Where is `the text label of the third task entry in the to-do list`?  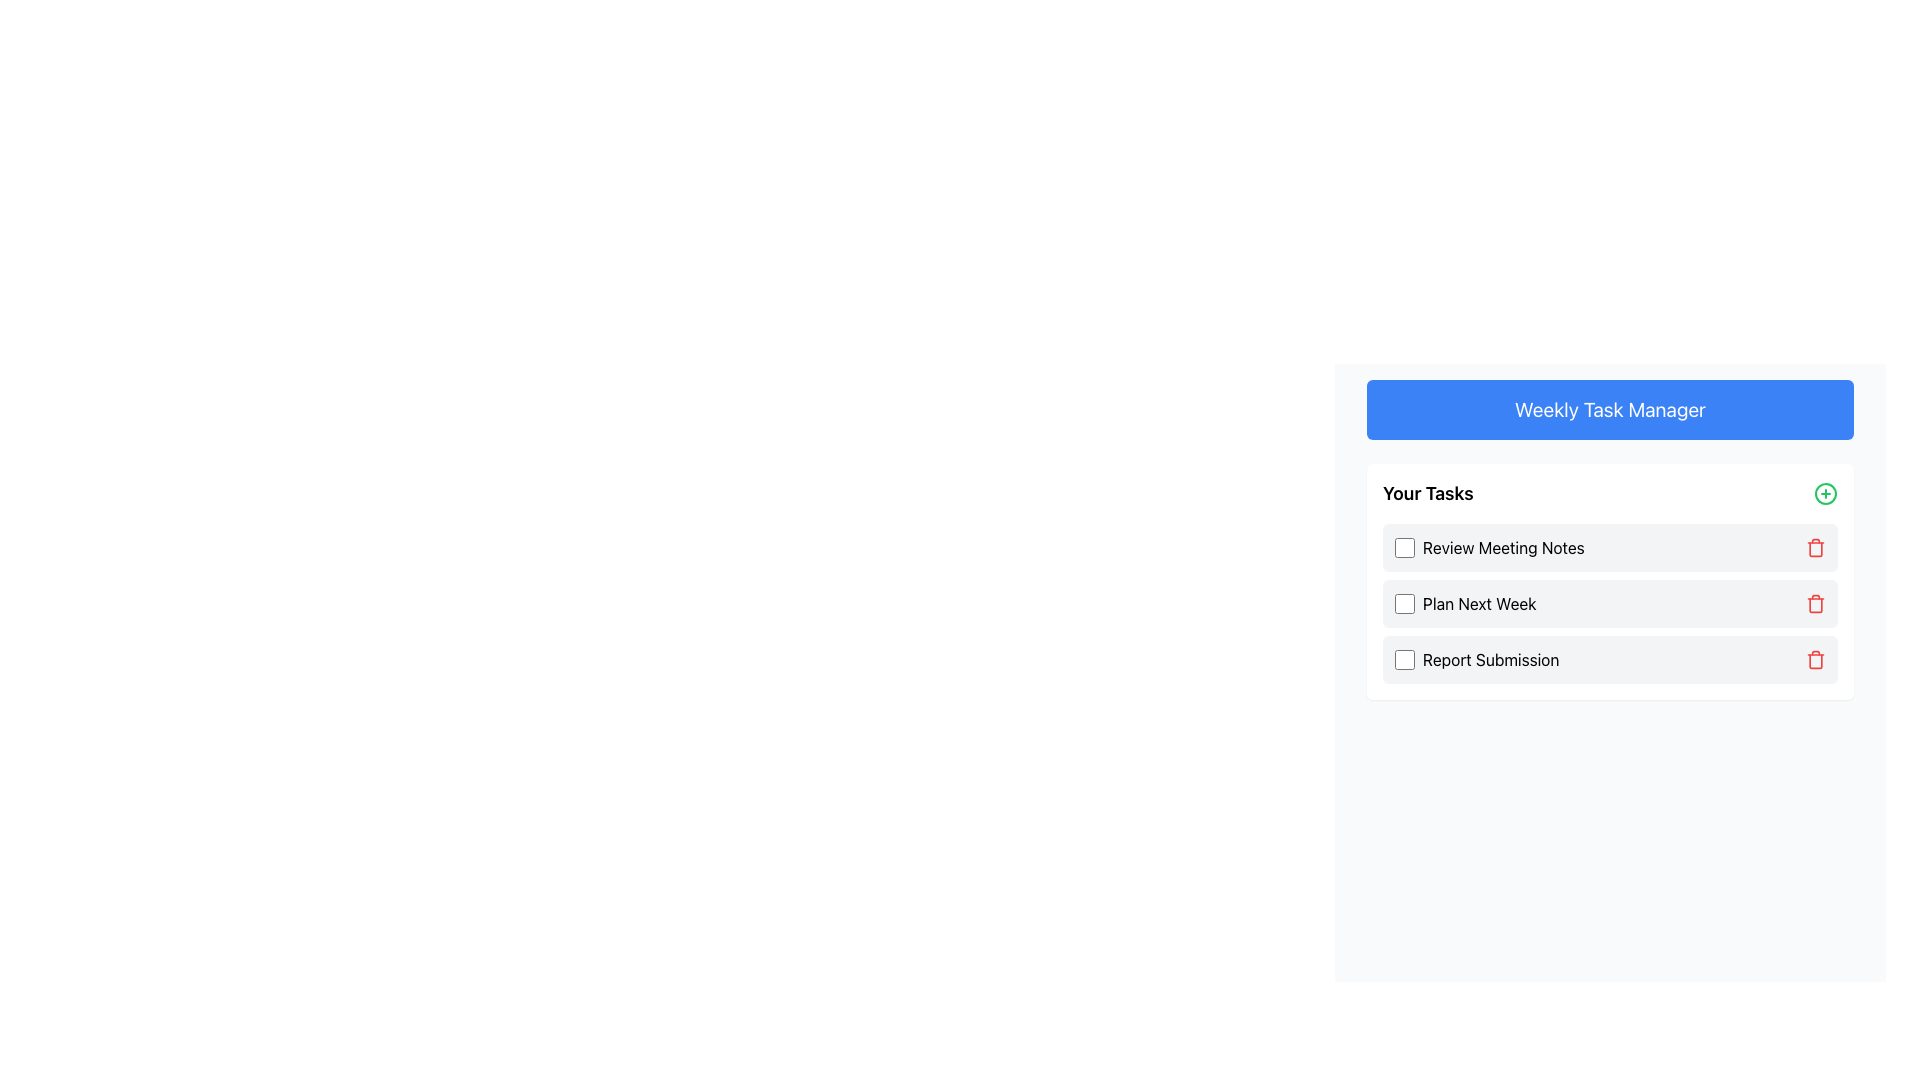
the text label of the third task entry in the to-do list is located at coordinates (1477, 659).